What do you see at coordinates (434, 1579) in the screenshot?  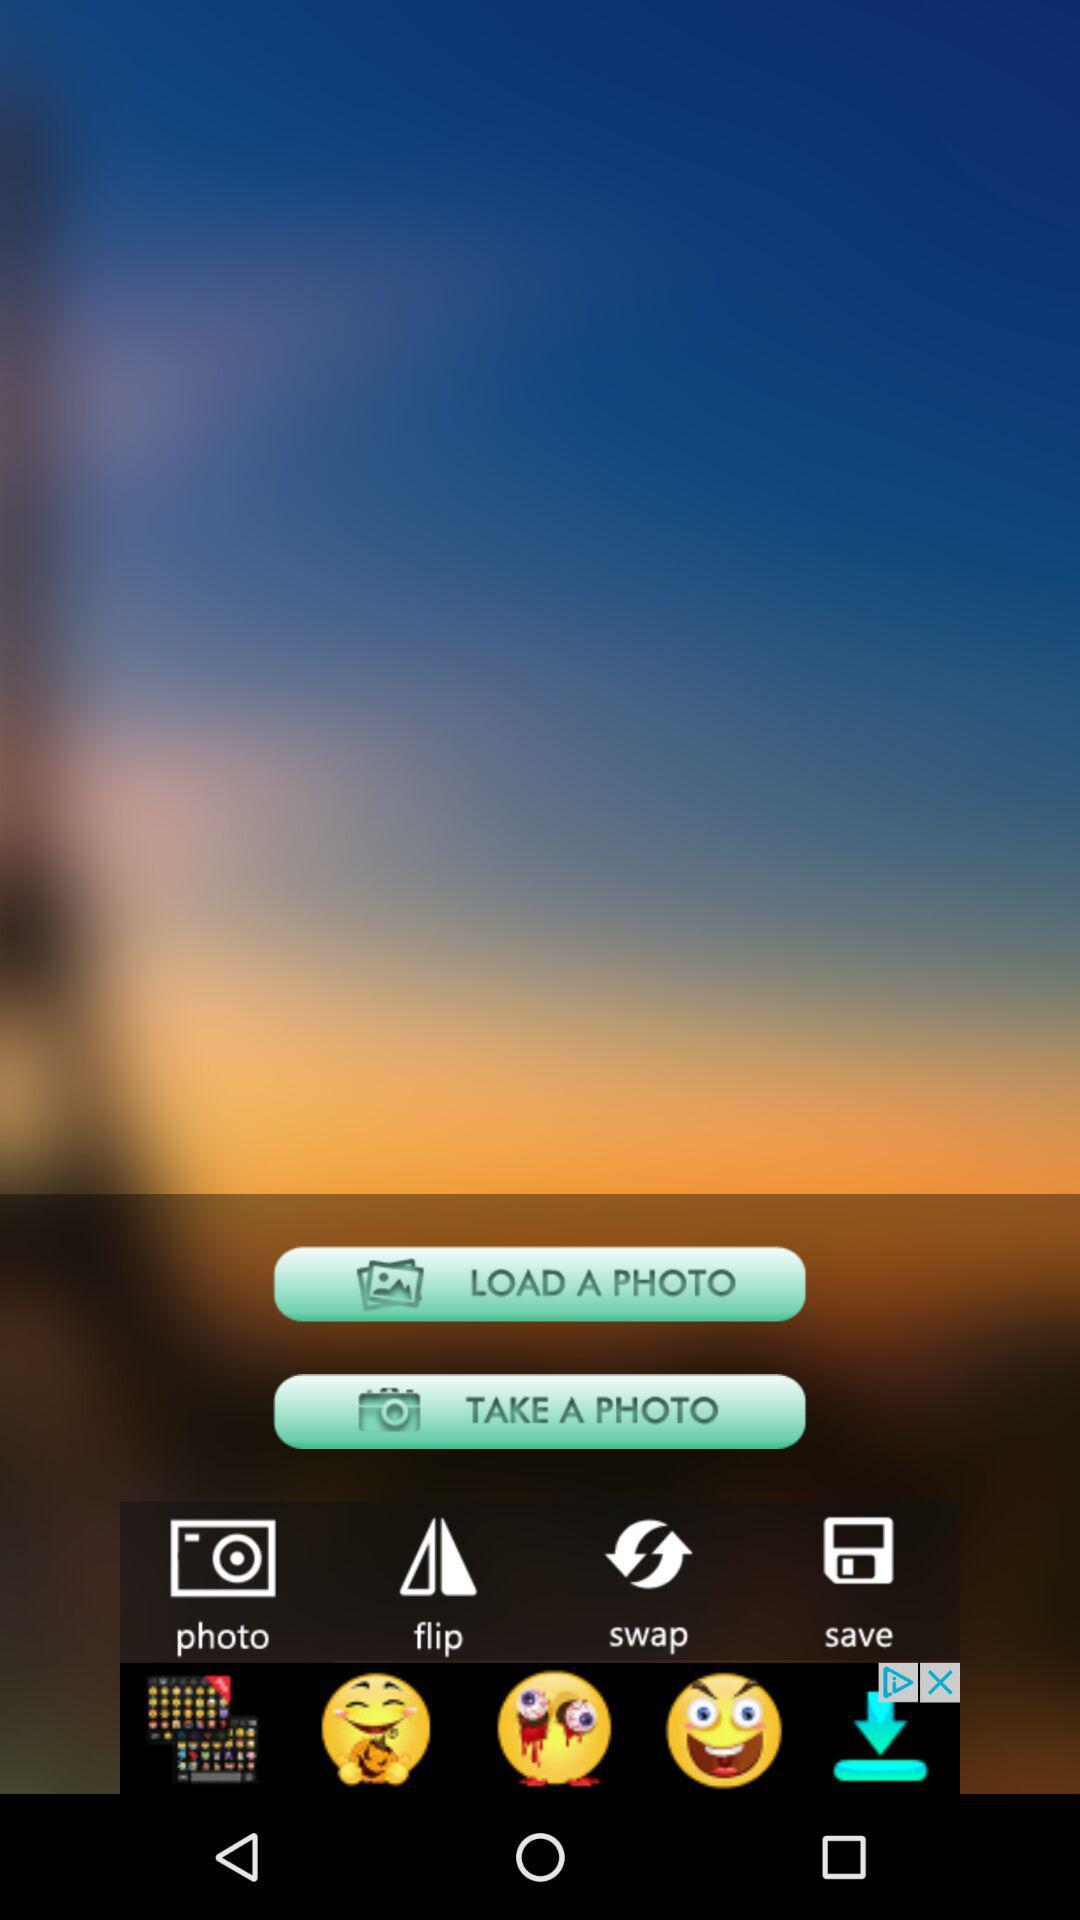 I see `the app` at bounding box center [434, 1579].